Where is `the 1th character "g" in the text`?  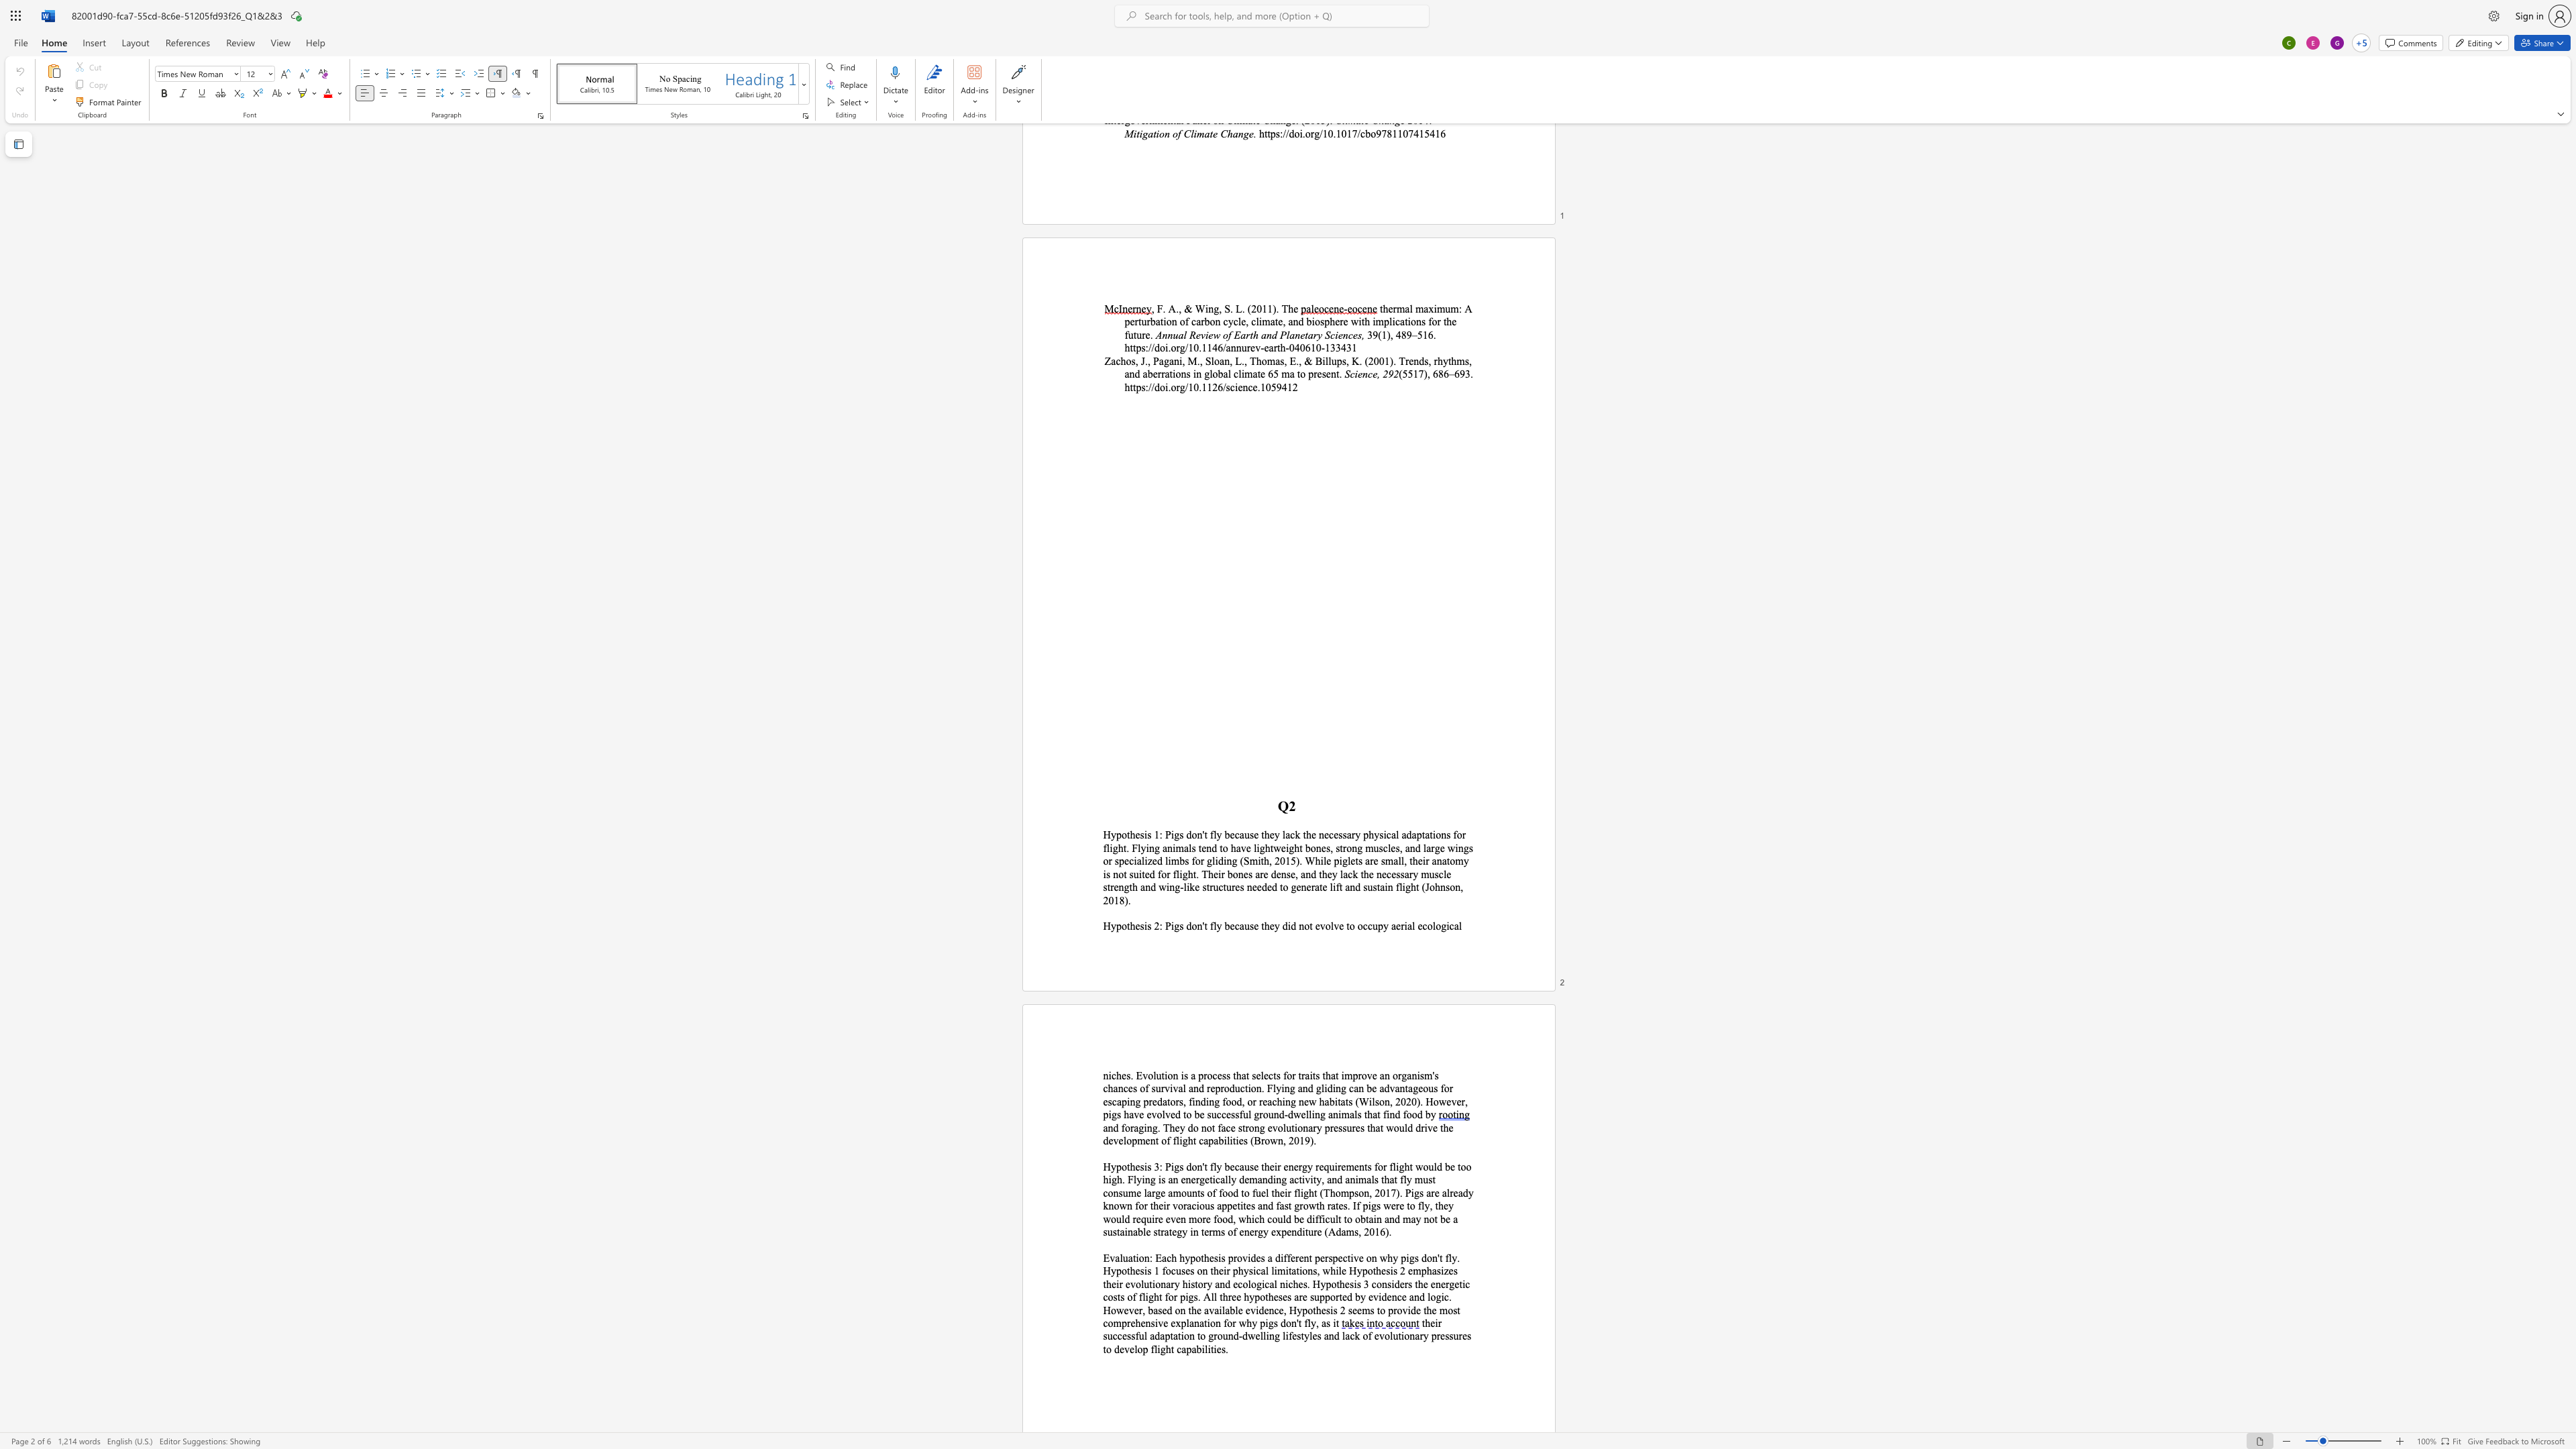 the 1th character "g" in the text is located at coordinates (1411, 1257).